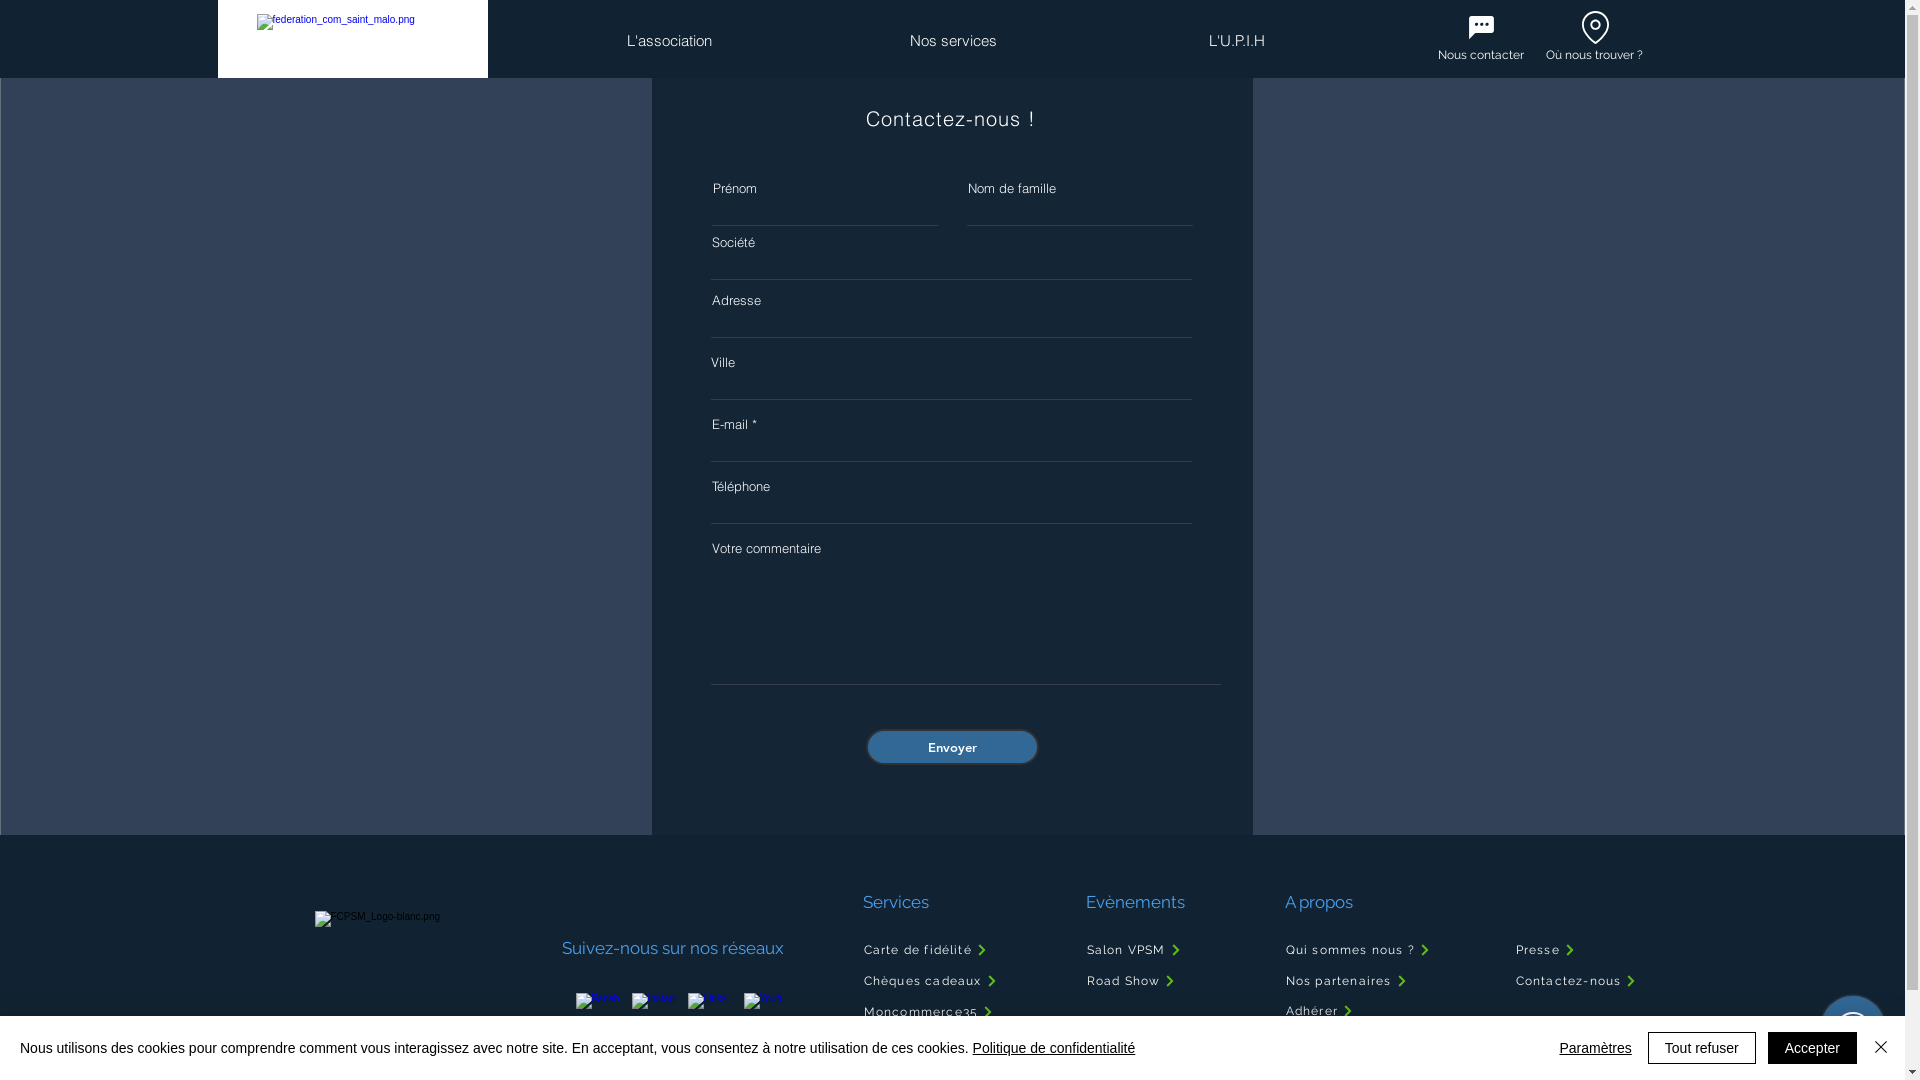  Describe the element at coordinates (1283, 948) in the screenshot. I see `'Qui sommes nous ?'` at that location.